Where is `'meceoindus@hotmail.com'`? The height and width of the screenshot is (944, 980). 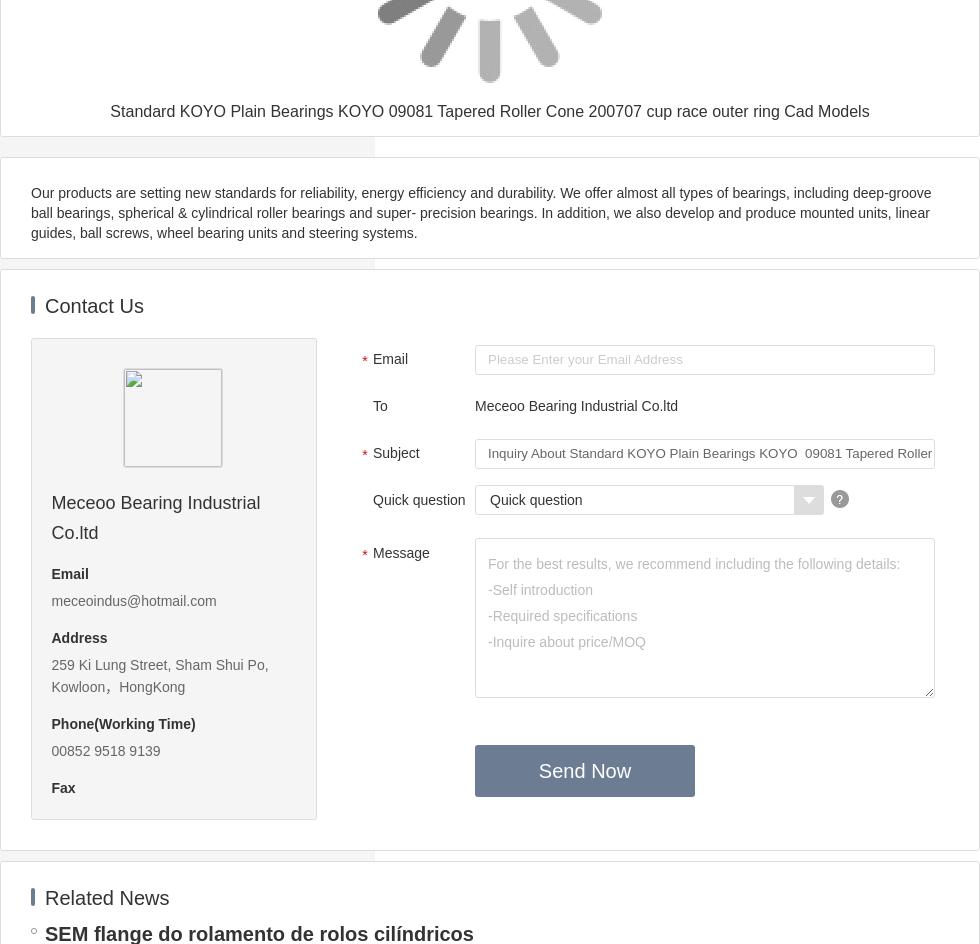 'meceoindus@hotmail.com' is located at coordinates (133, 601).